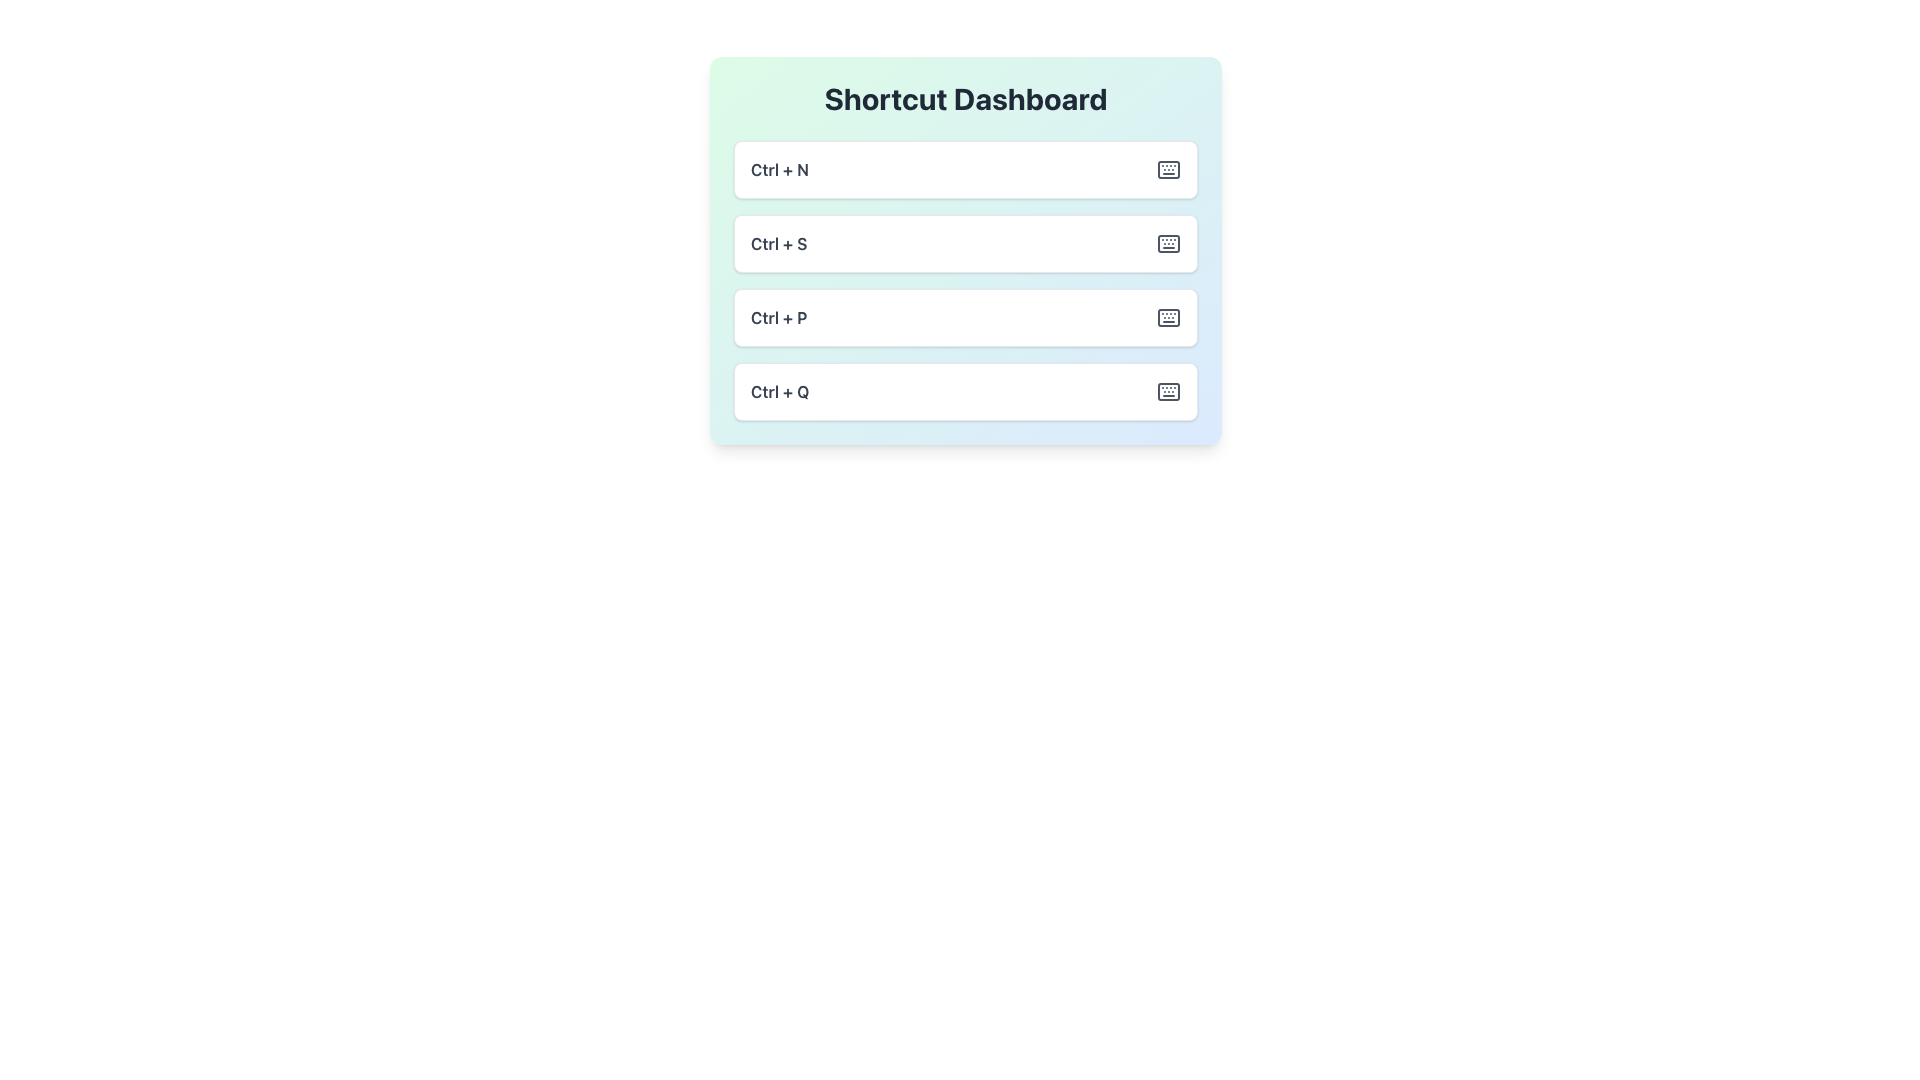 Image resolution: width=1920 pixels, height=1080 pixels. Describe the element at coordinates (1169, 392) in the screenshot. I see `the unique key-like symbol button located in the bottom right of the last row of the shortcut listing grid` at that location.